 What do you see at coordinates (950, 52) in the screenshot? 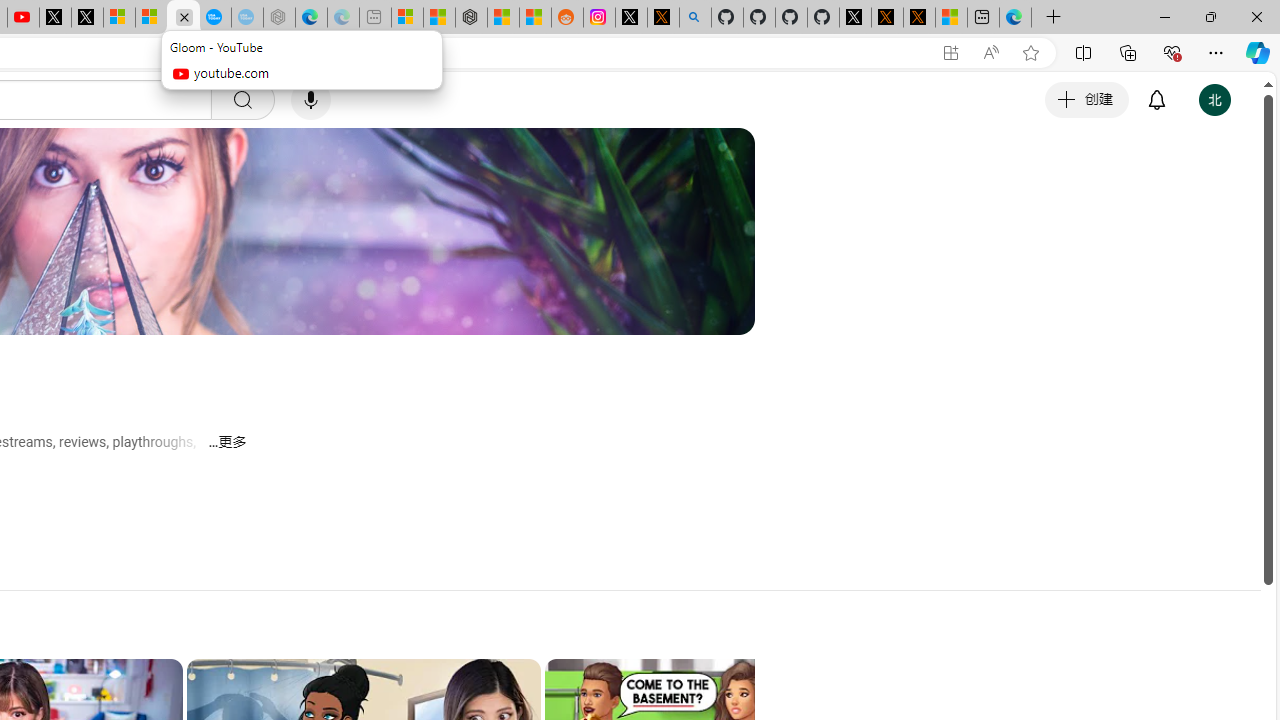
I see `'App available. Install YouTube'` at bounding box center [950, 52].